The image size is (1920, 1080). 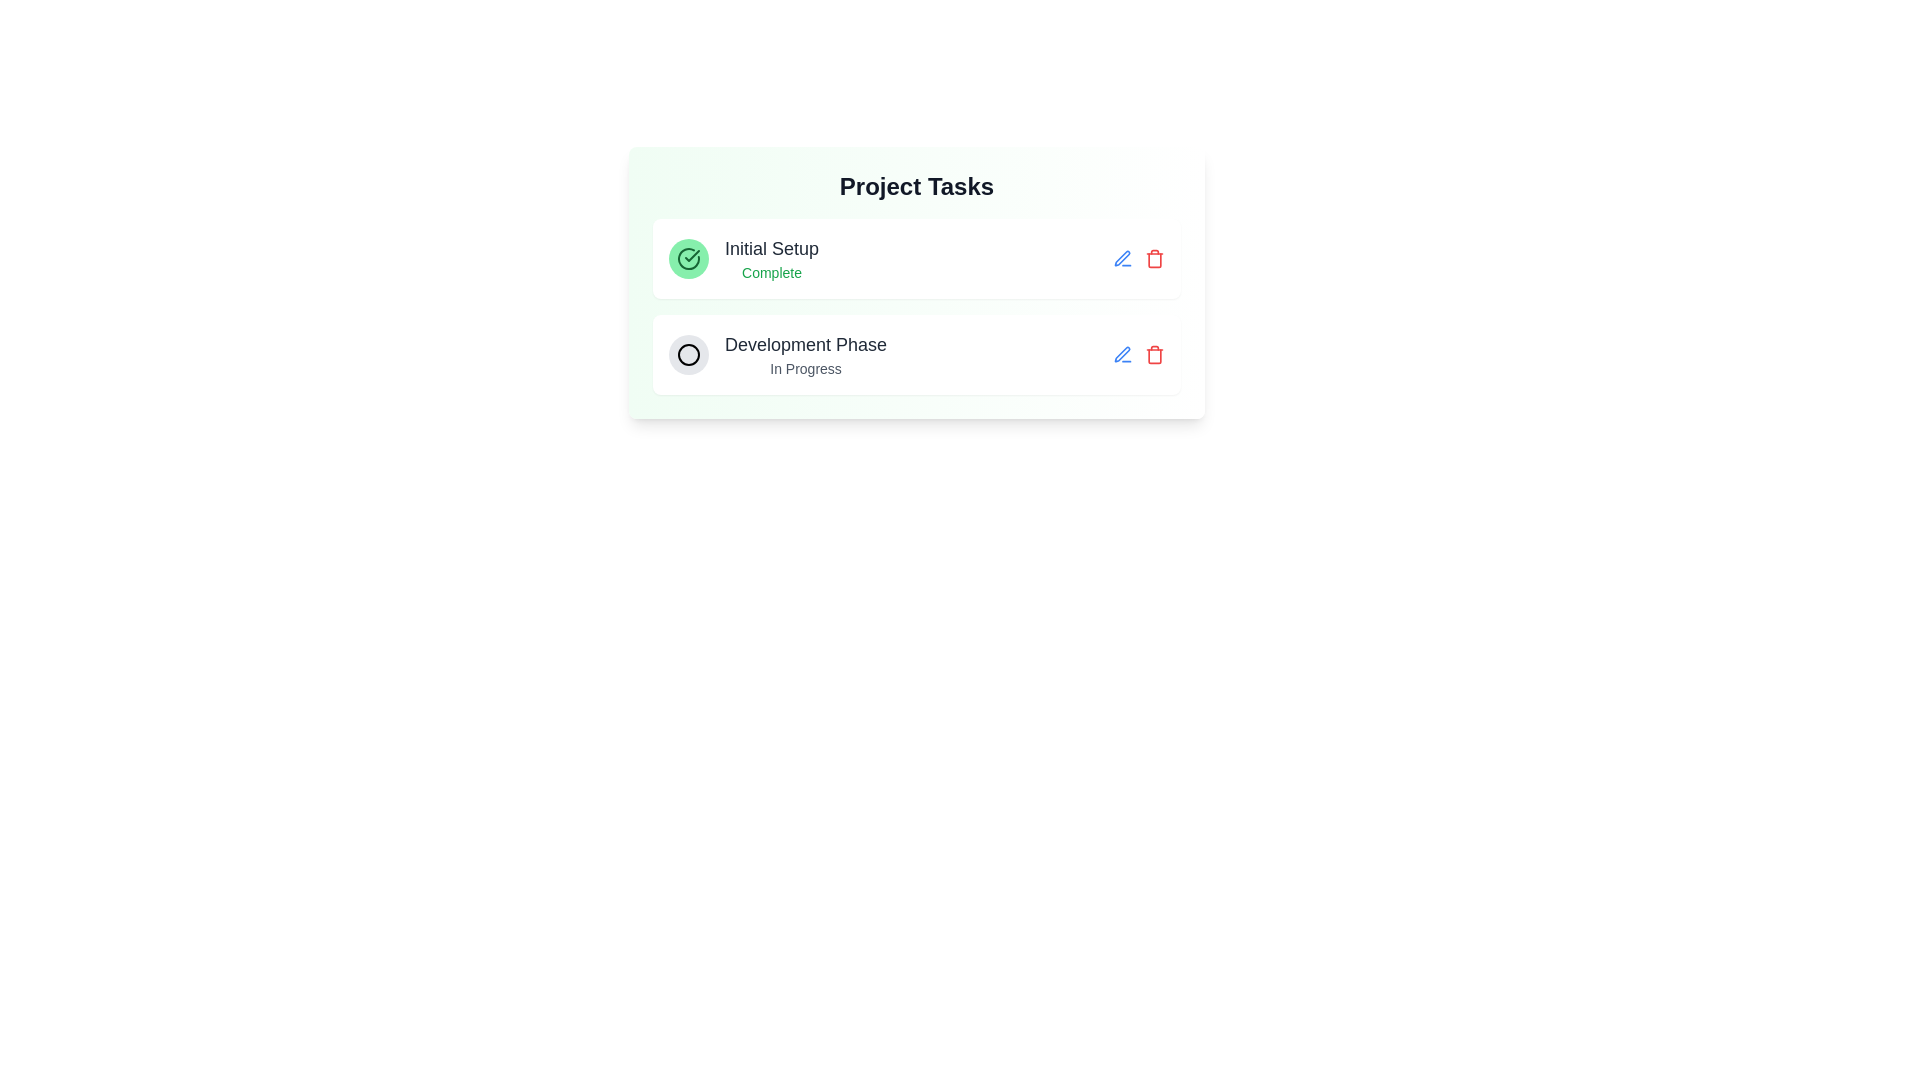 I want to click on the completion status icon located to the left of the text 'Initial Setup' in the 'Project Tasks' section, so click(x=689, y=257).